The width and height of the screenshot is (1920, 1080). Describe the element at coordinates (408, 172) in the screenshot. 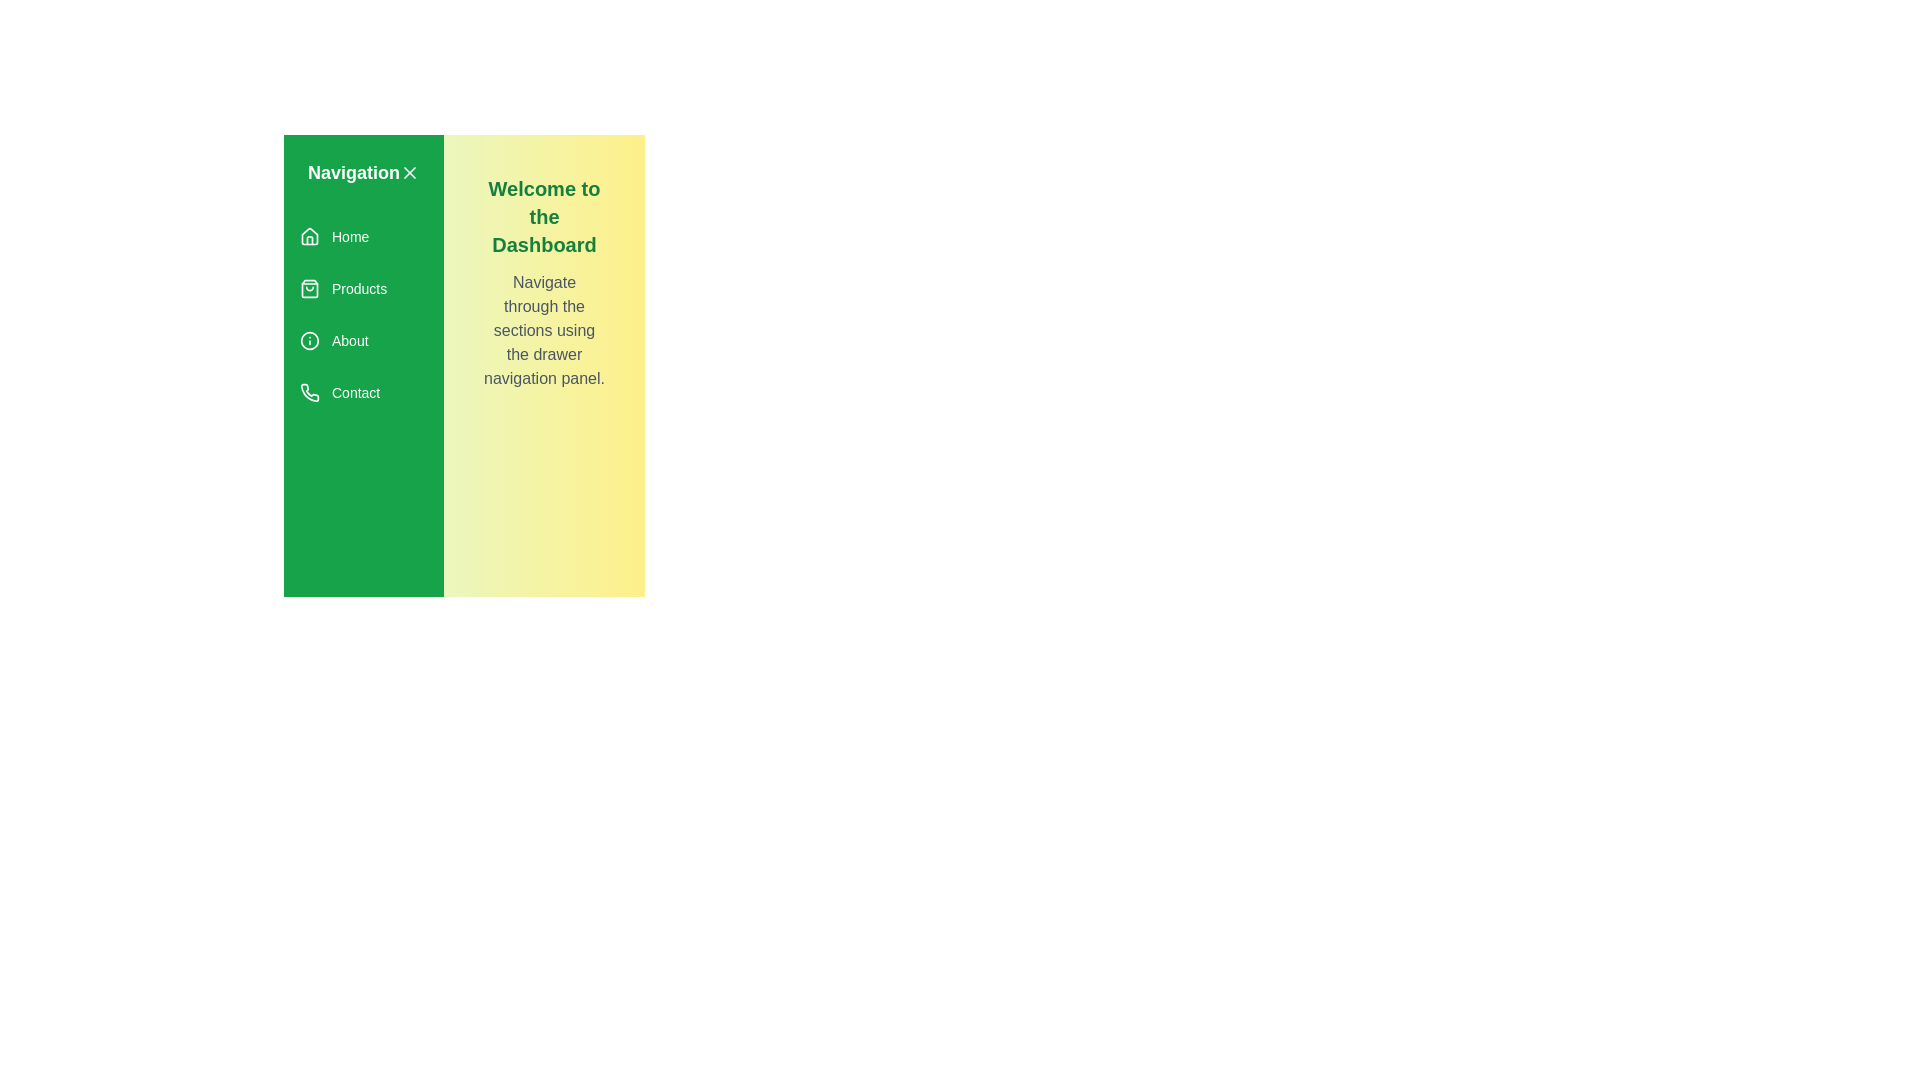

I see `close button to toggle the drawer closed` at that location.